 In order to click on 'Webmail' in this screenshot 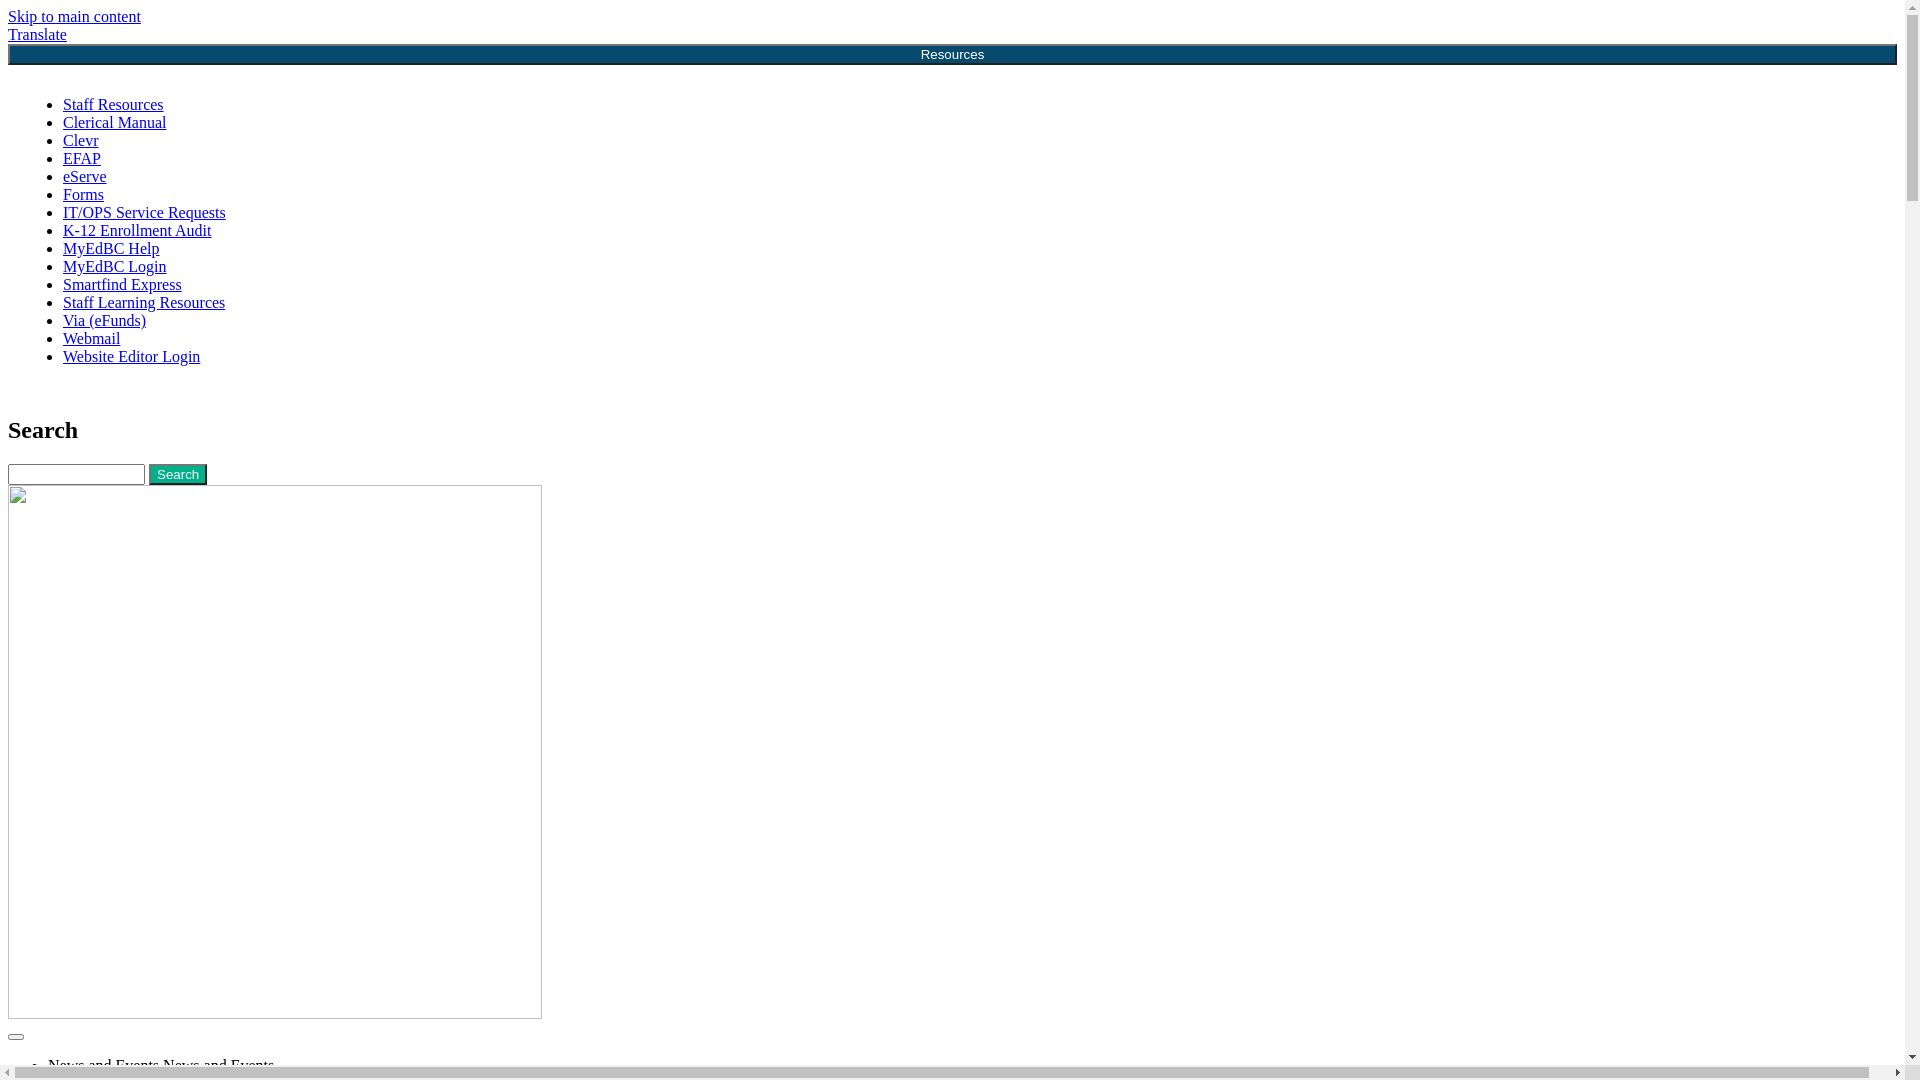, I will do `click(90, 337)`.